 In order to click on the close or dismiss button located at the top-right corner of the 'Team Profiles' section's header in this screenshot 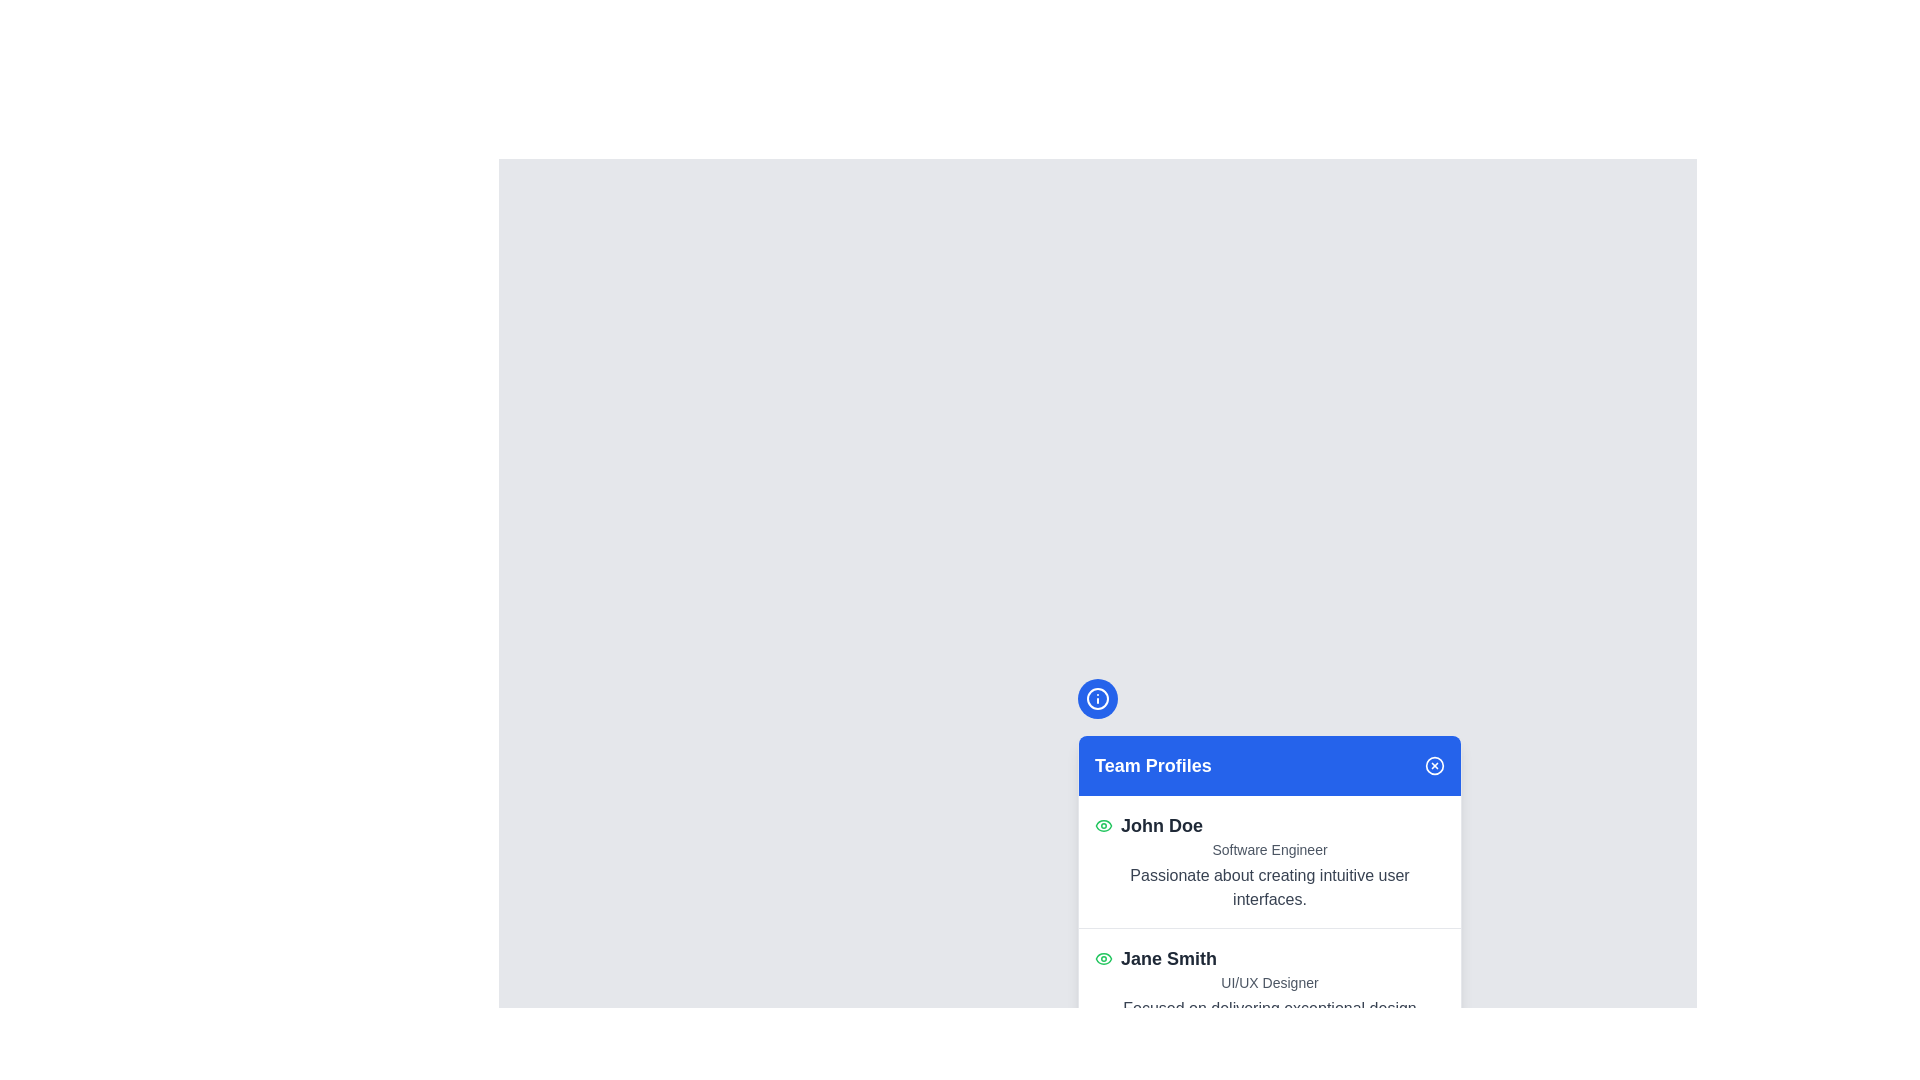, I will do `click(1434, 765)`.